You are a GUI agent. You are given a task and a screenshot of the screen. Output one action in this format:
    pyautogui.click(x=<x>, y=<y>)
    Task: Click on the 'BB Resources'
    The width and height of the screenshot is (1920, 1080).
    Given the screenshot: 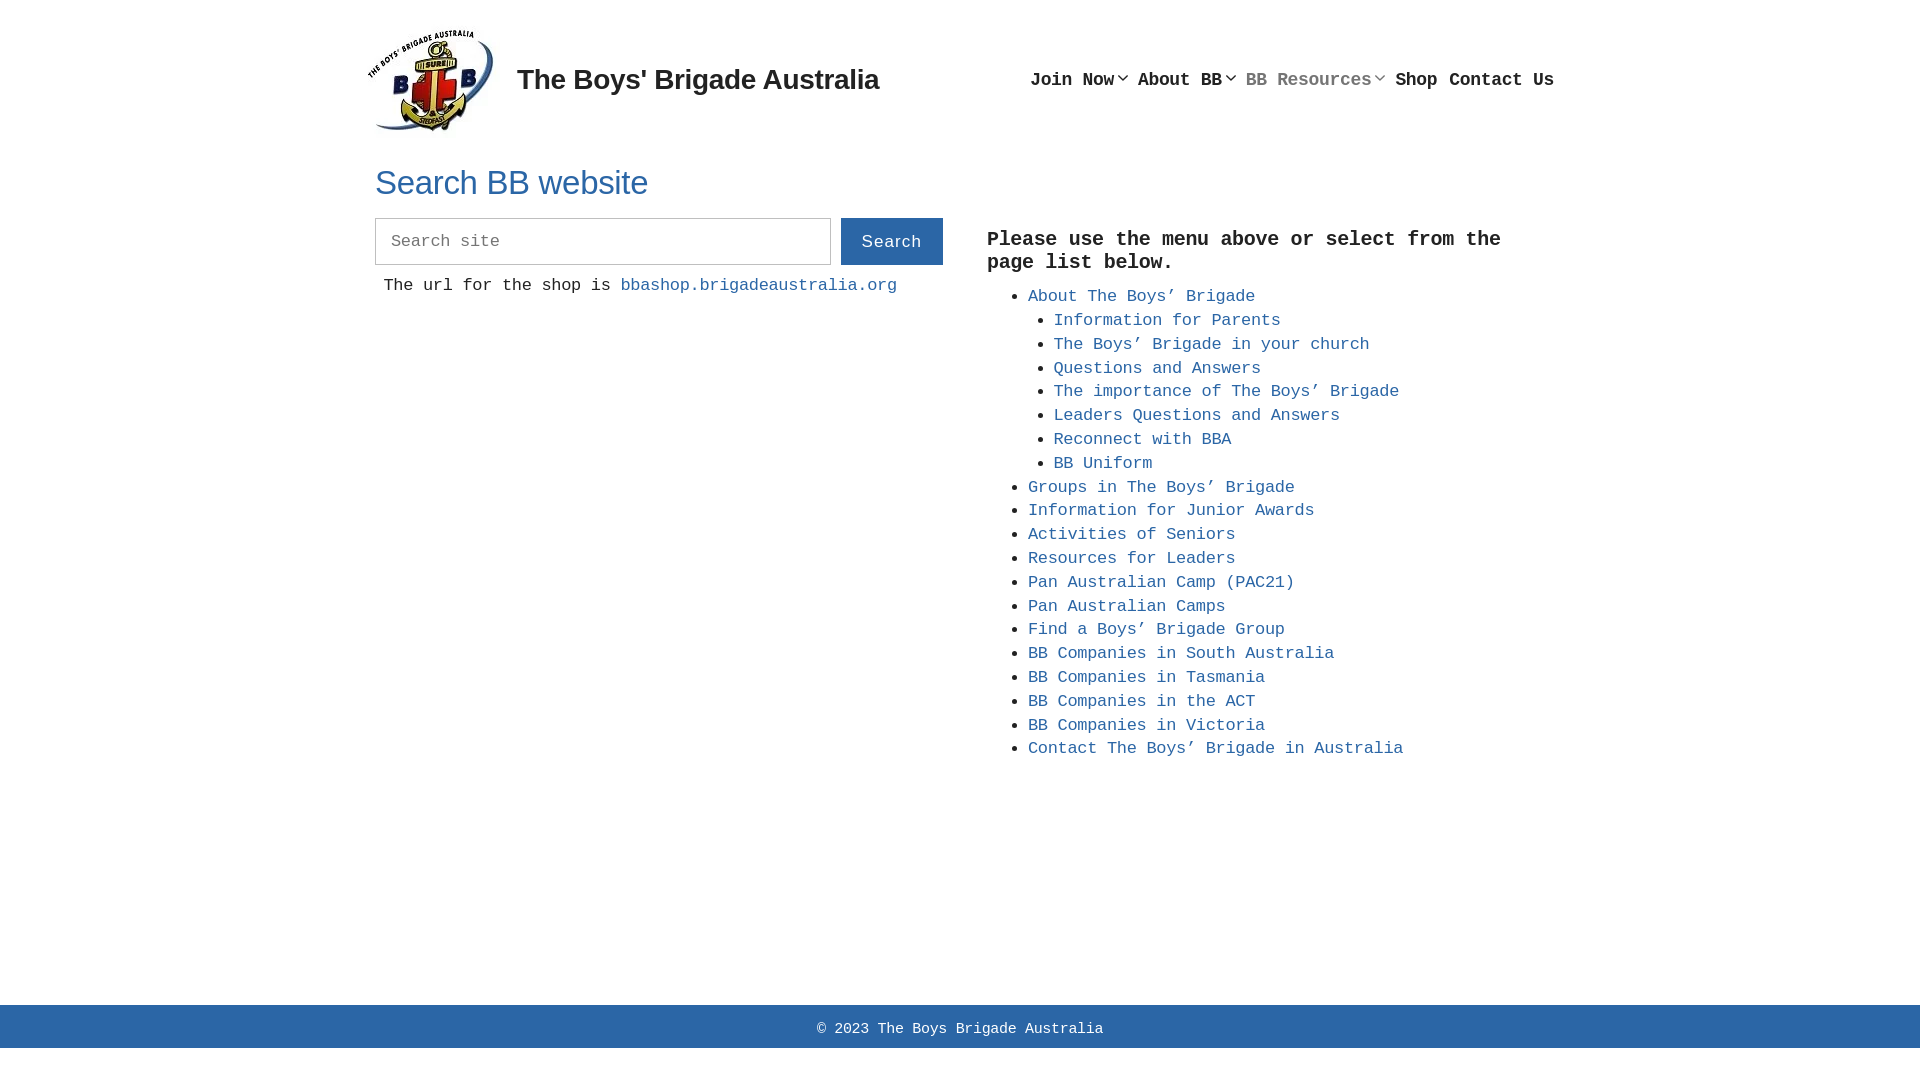 What is the action you would take?
    pyautogui.click(x=1315, y=79)
    